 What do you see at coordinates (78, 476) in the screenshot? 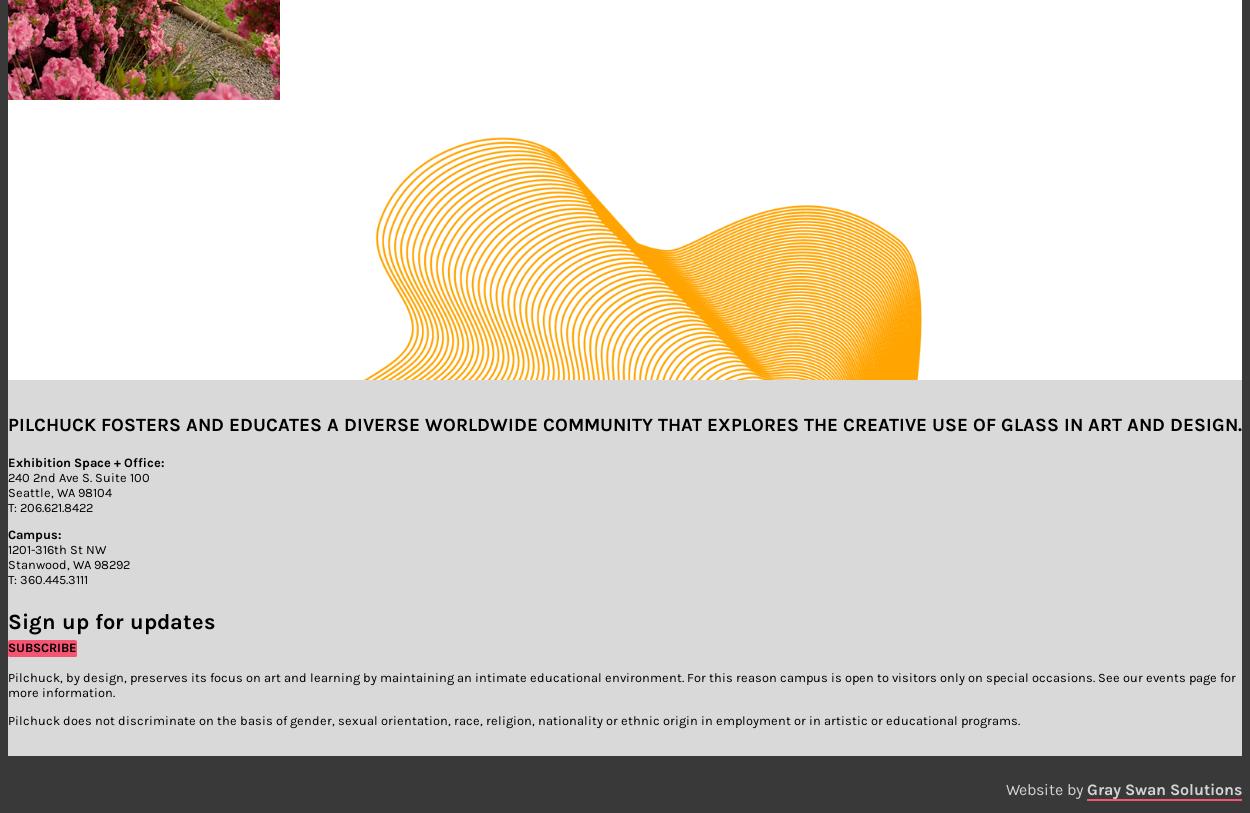
I see `'240 2nd Ave S. Suite 100'` at bounding box center [78, 476].